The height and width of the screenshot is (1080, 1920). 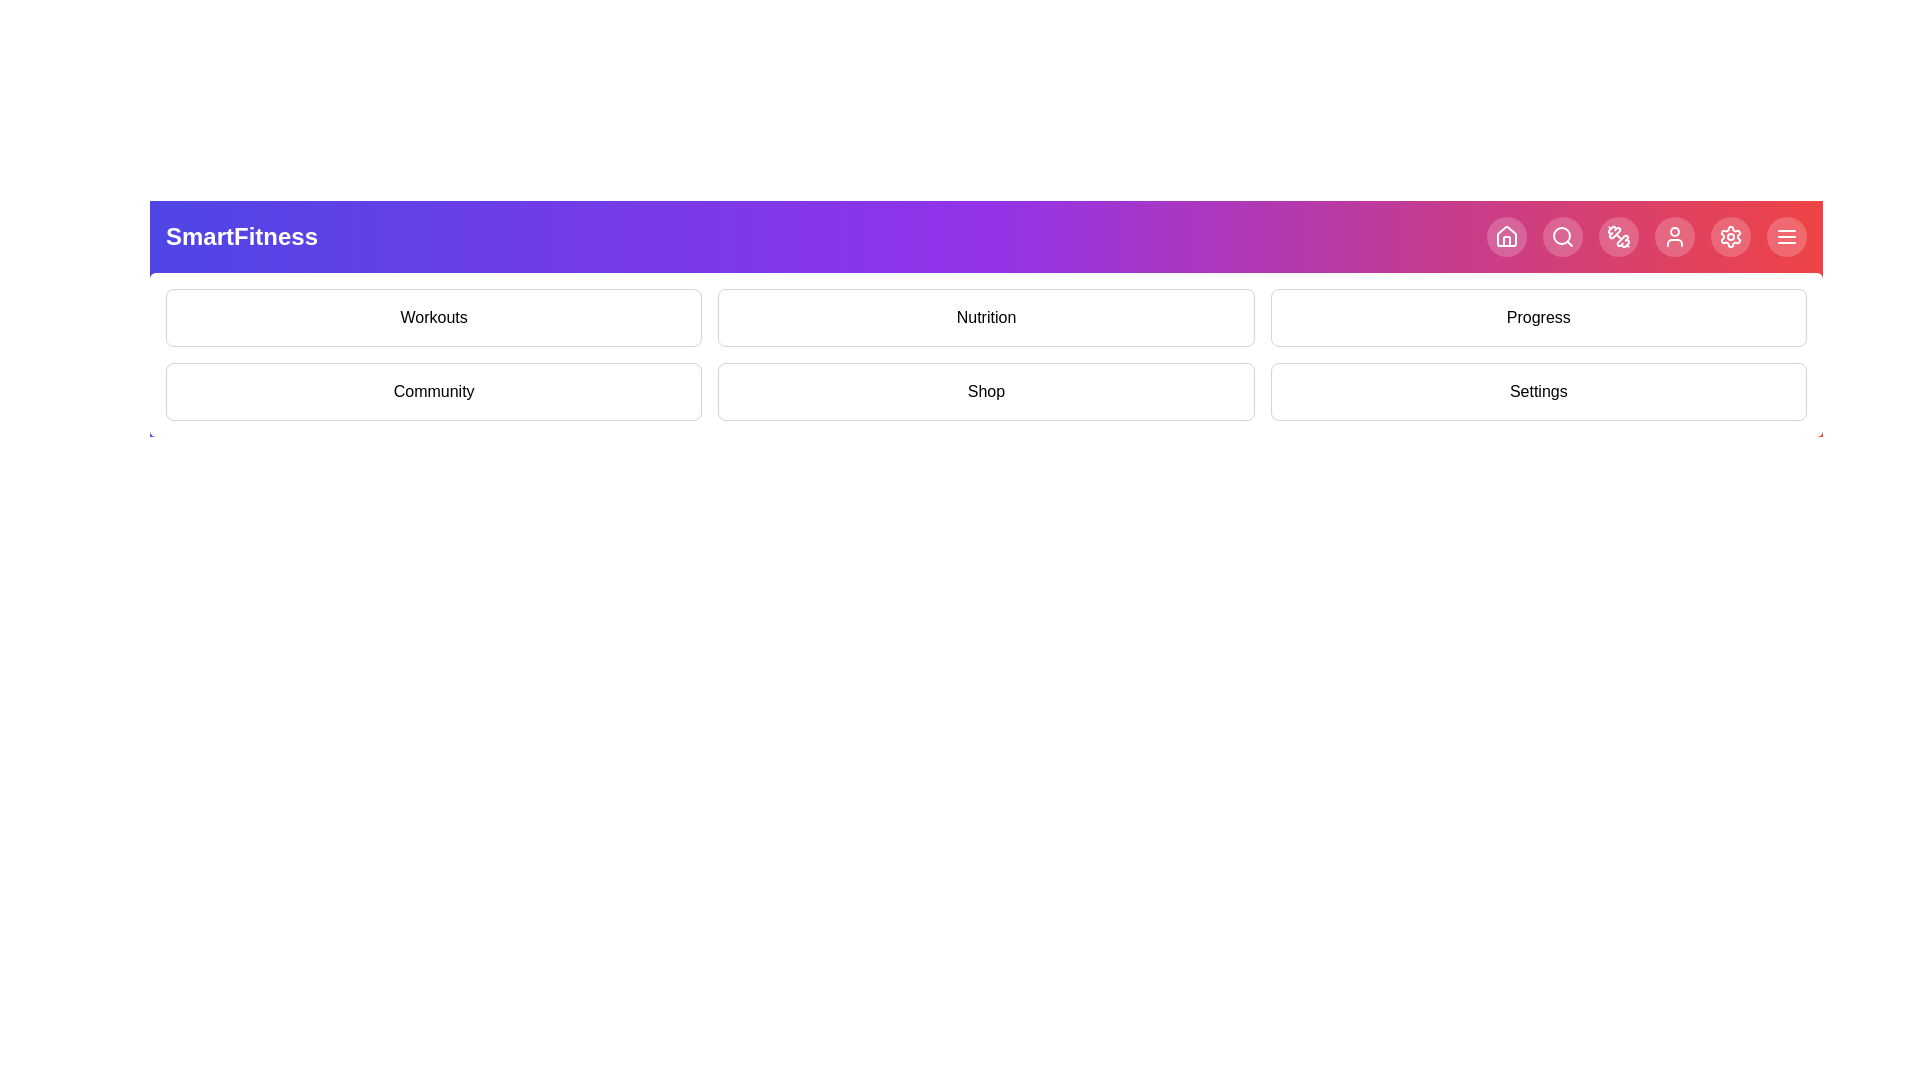 What do you see at coordinates (1786, 235) in the screenshot?
I see `menu button to toggle the menu visibility` at bounding box center [1786, 235].